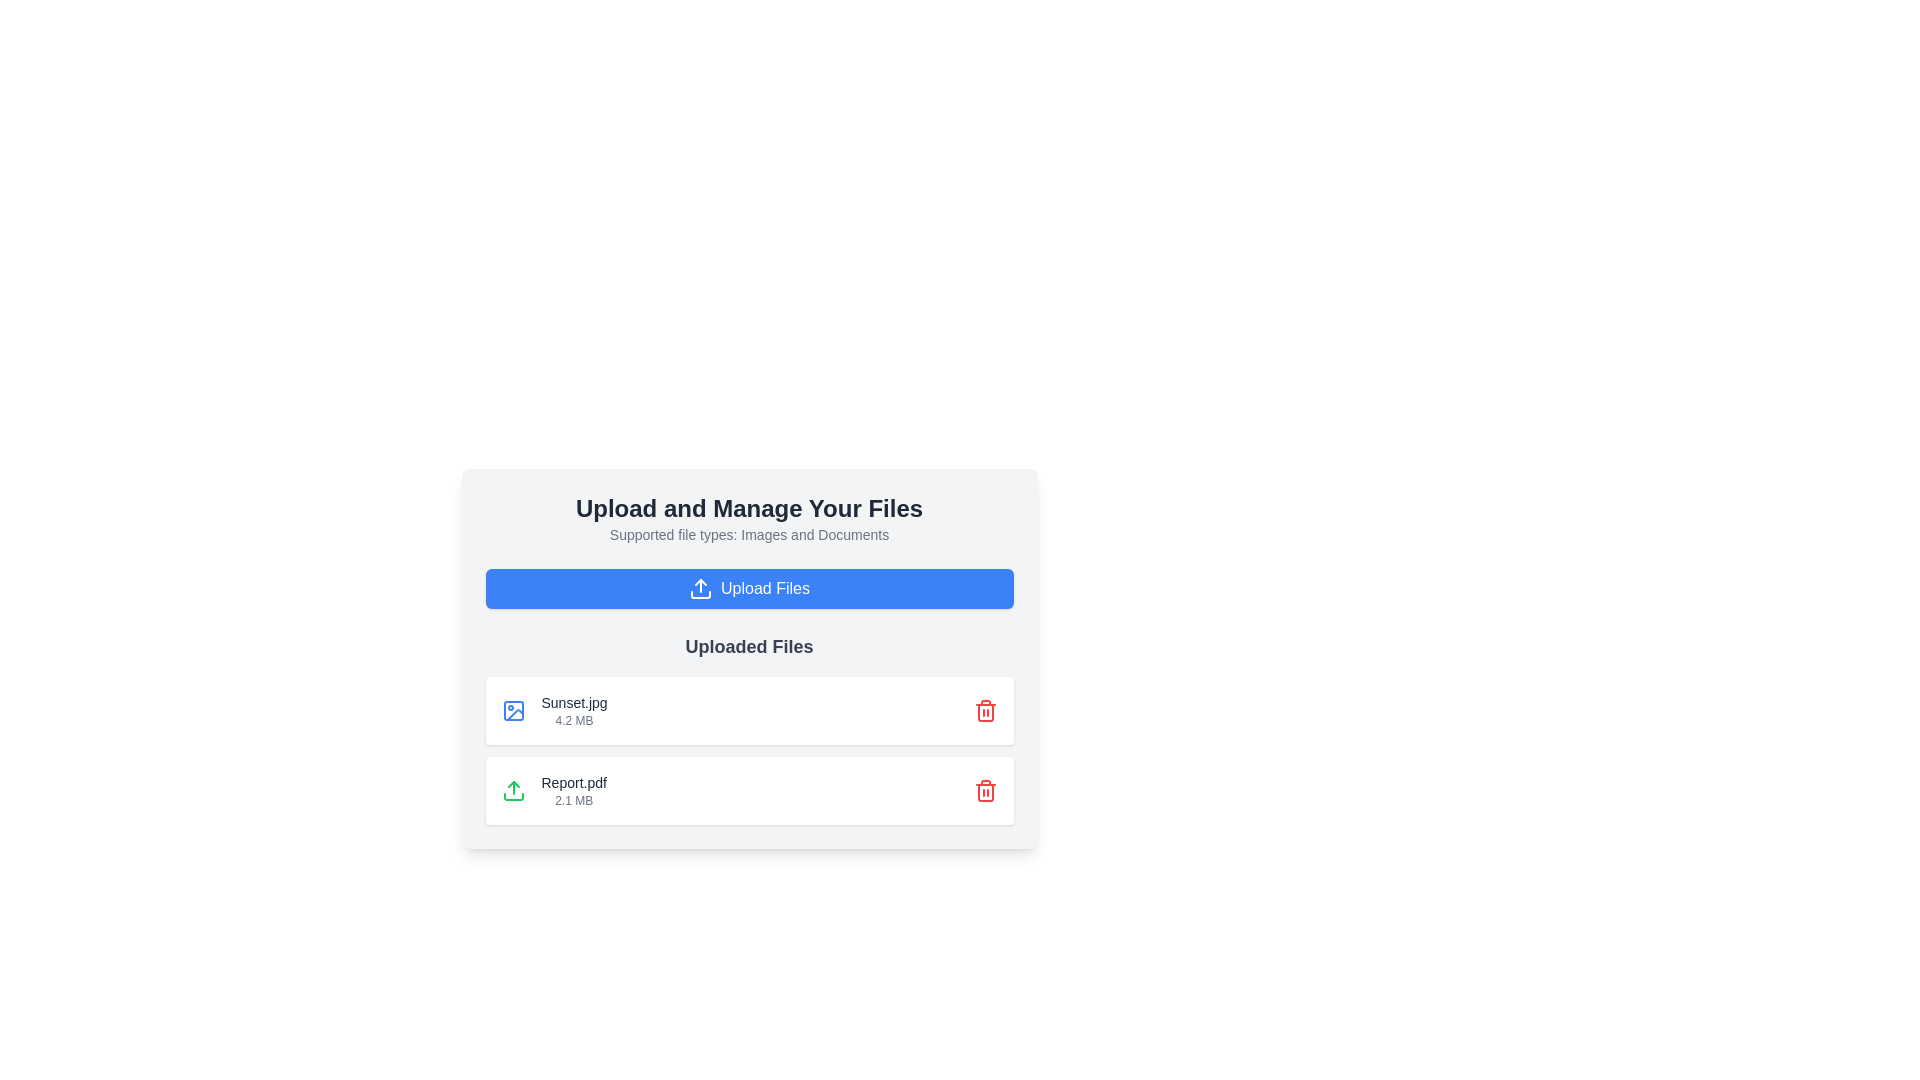  What do you see at coordinates (573, 782) in the screenshot?
I see `the static text label displaying the uploaded file name 'Report.pdf' to indicate the file's identity` at bounding box center [573, 782].